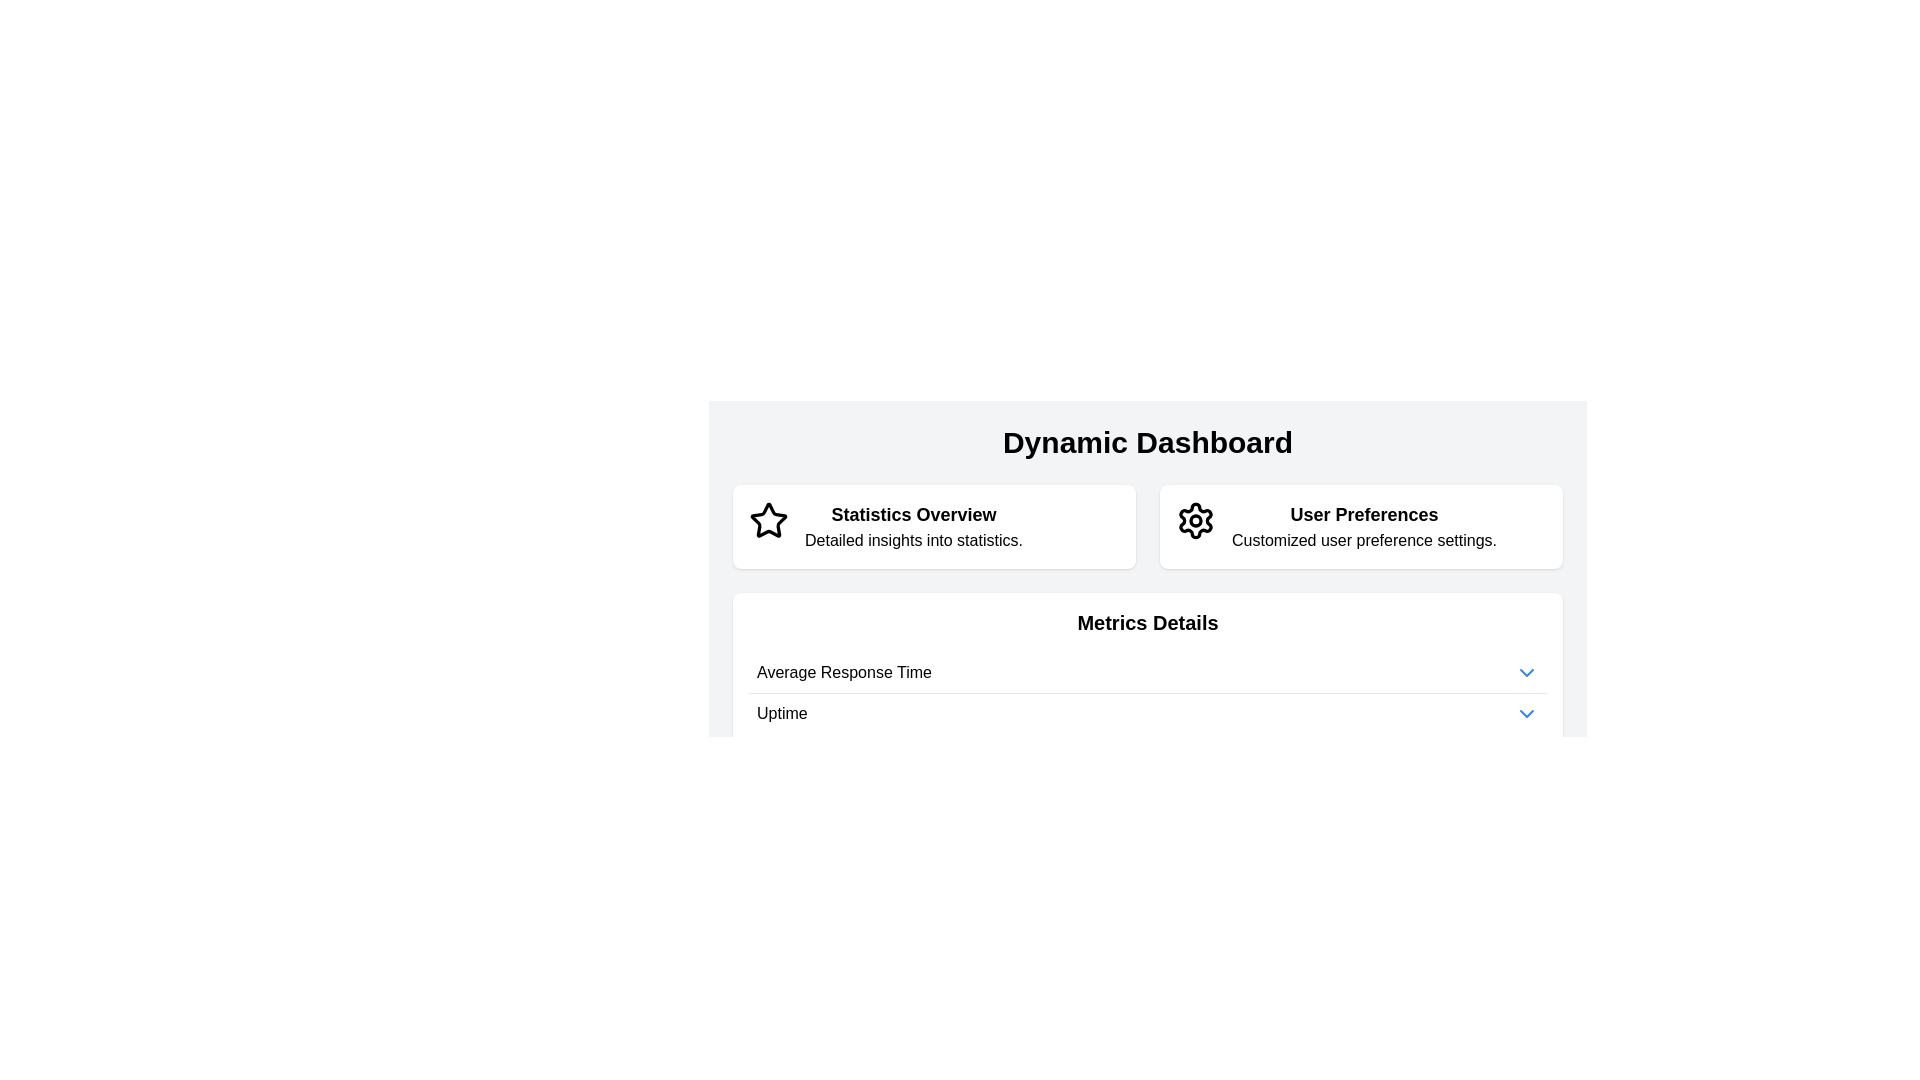 The image size is (1920, 1080). I want to click on the Icon button styled as a dropdown toggle located on the far right side of the row containing the text 'Uptime', so click(1525, 712).